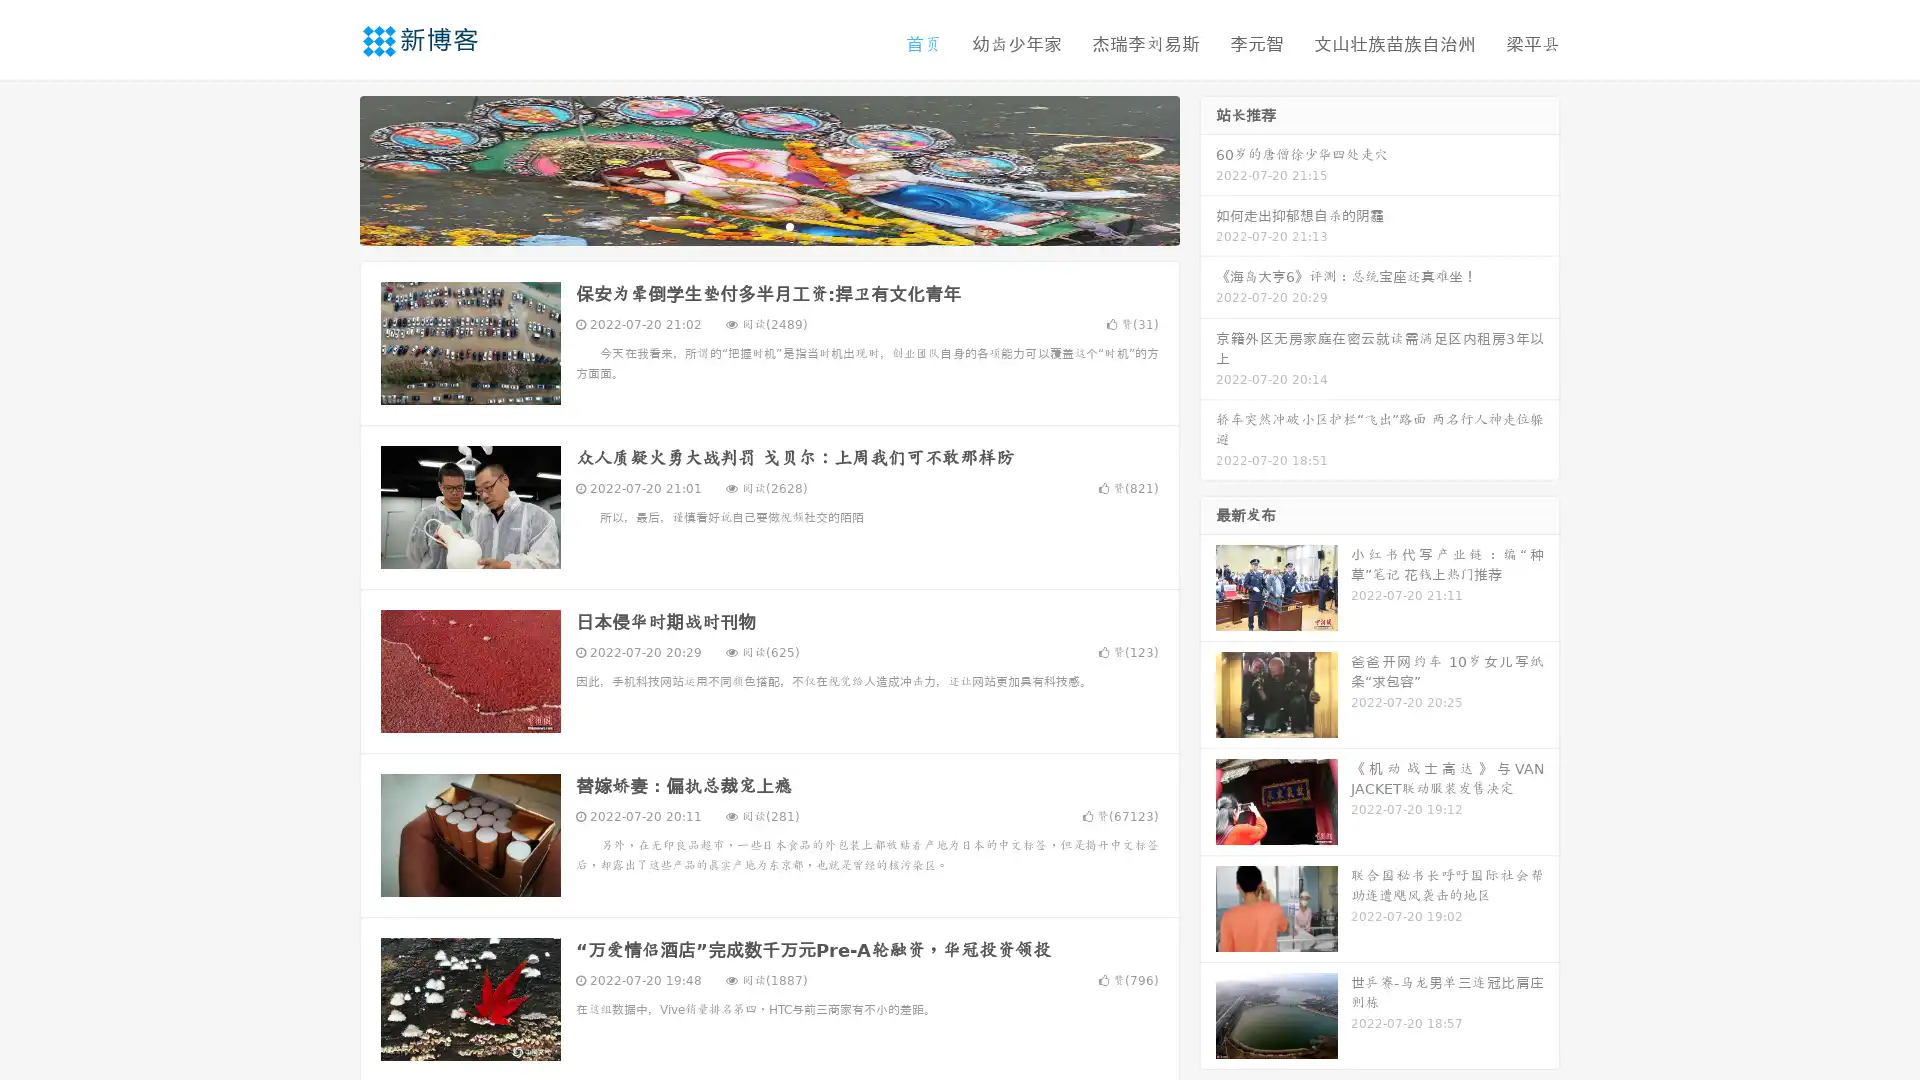 This screenshot has width=1920, height=1080. What do you see at coordinates (748, 225) in the screenshot?
I see `Go to slide 1` at bounding box center [748, 225].